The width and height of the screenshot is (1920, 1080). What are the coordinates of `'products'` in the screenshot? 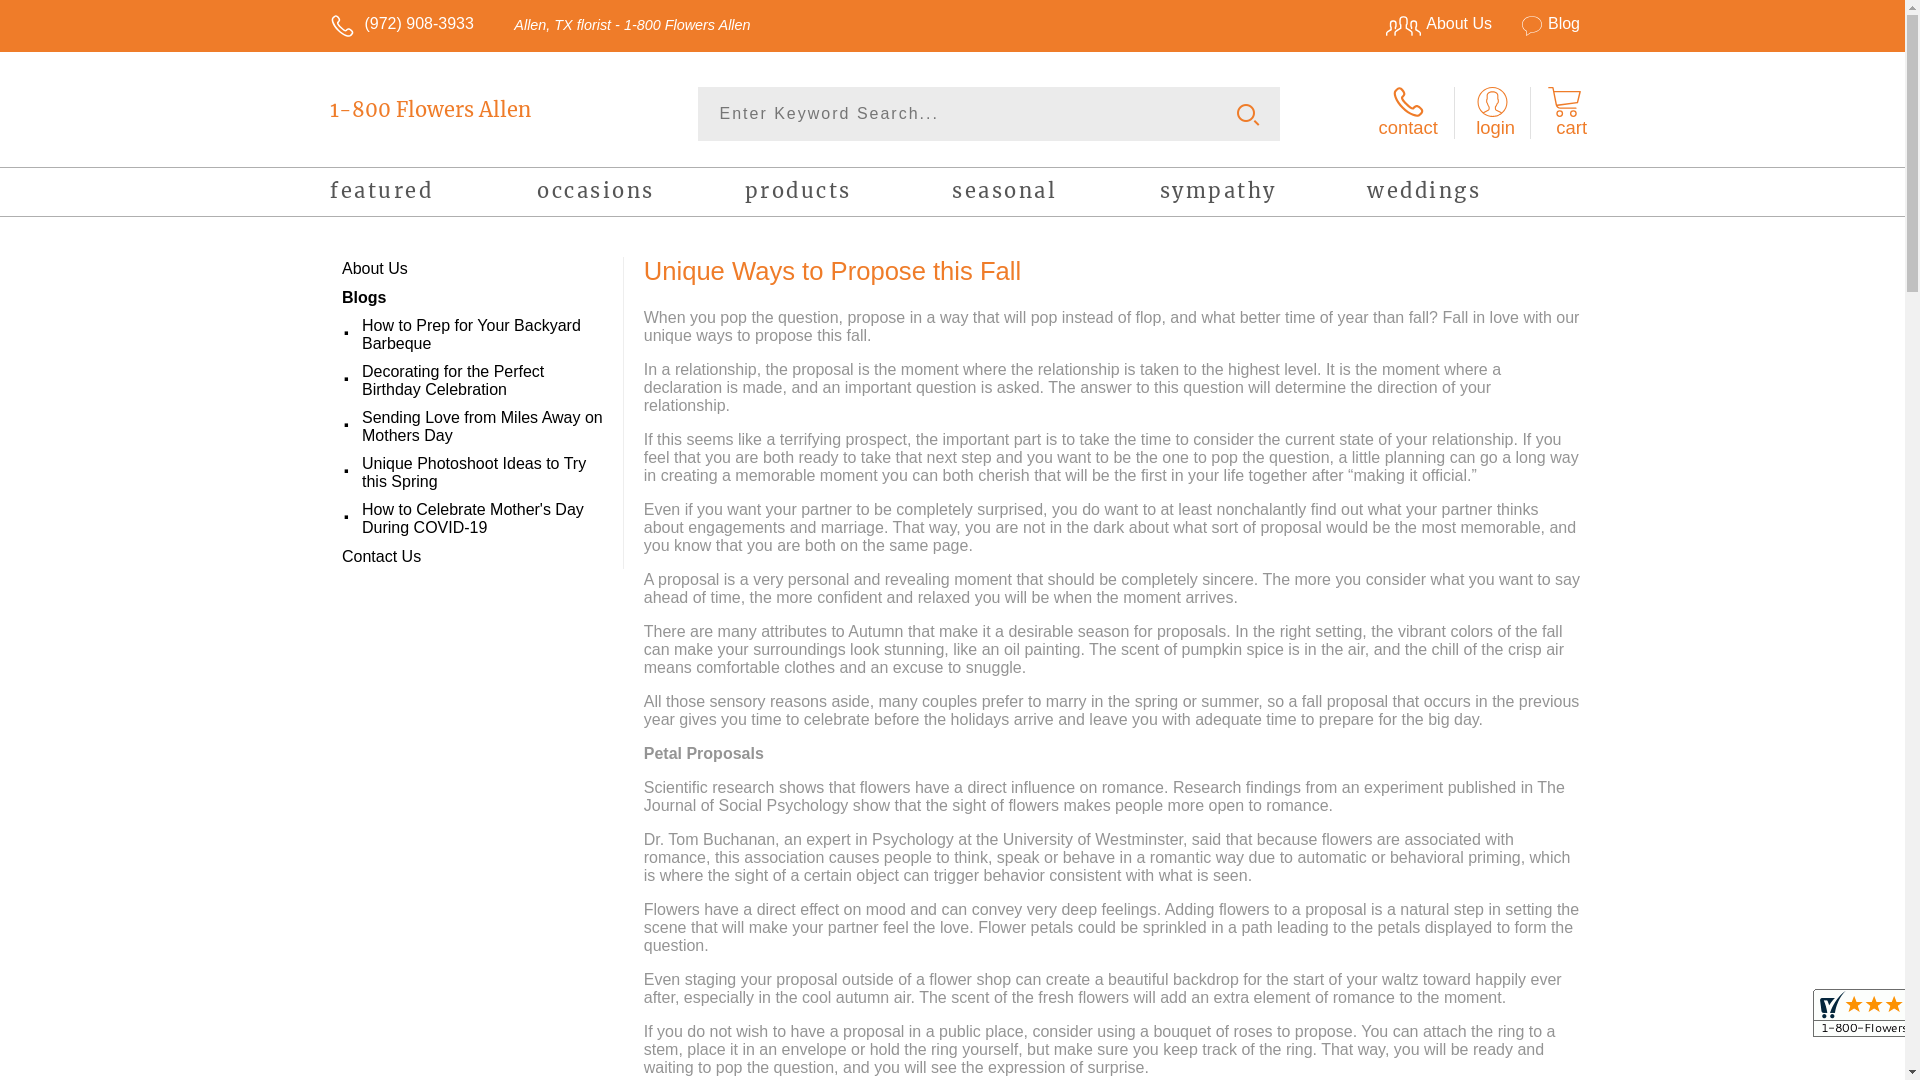 It's located at (848, 194).